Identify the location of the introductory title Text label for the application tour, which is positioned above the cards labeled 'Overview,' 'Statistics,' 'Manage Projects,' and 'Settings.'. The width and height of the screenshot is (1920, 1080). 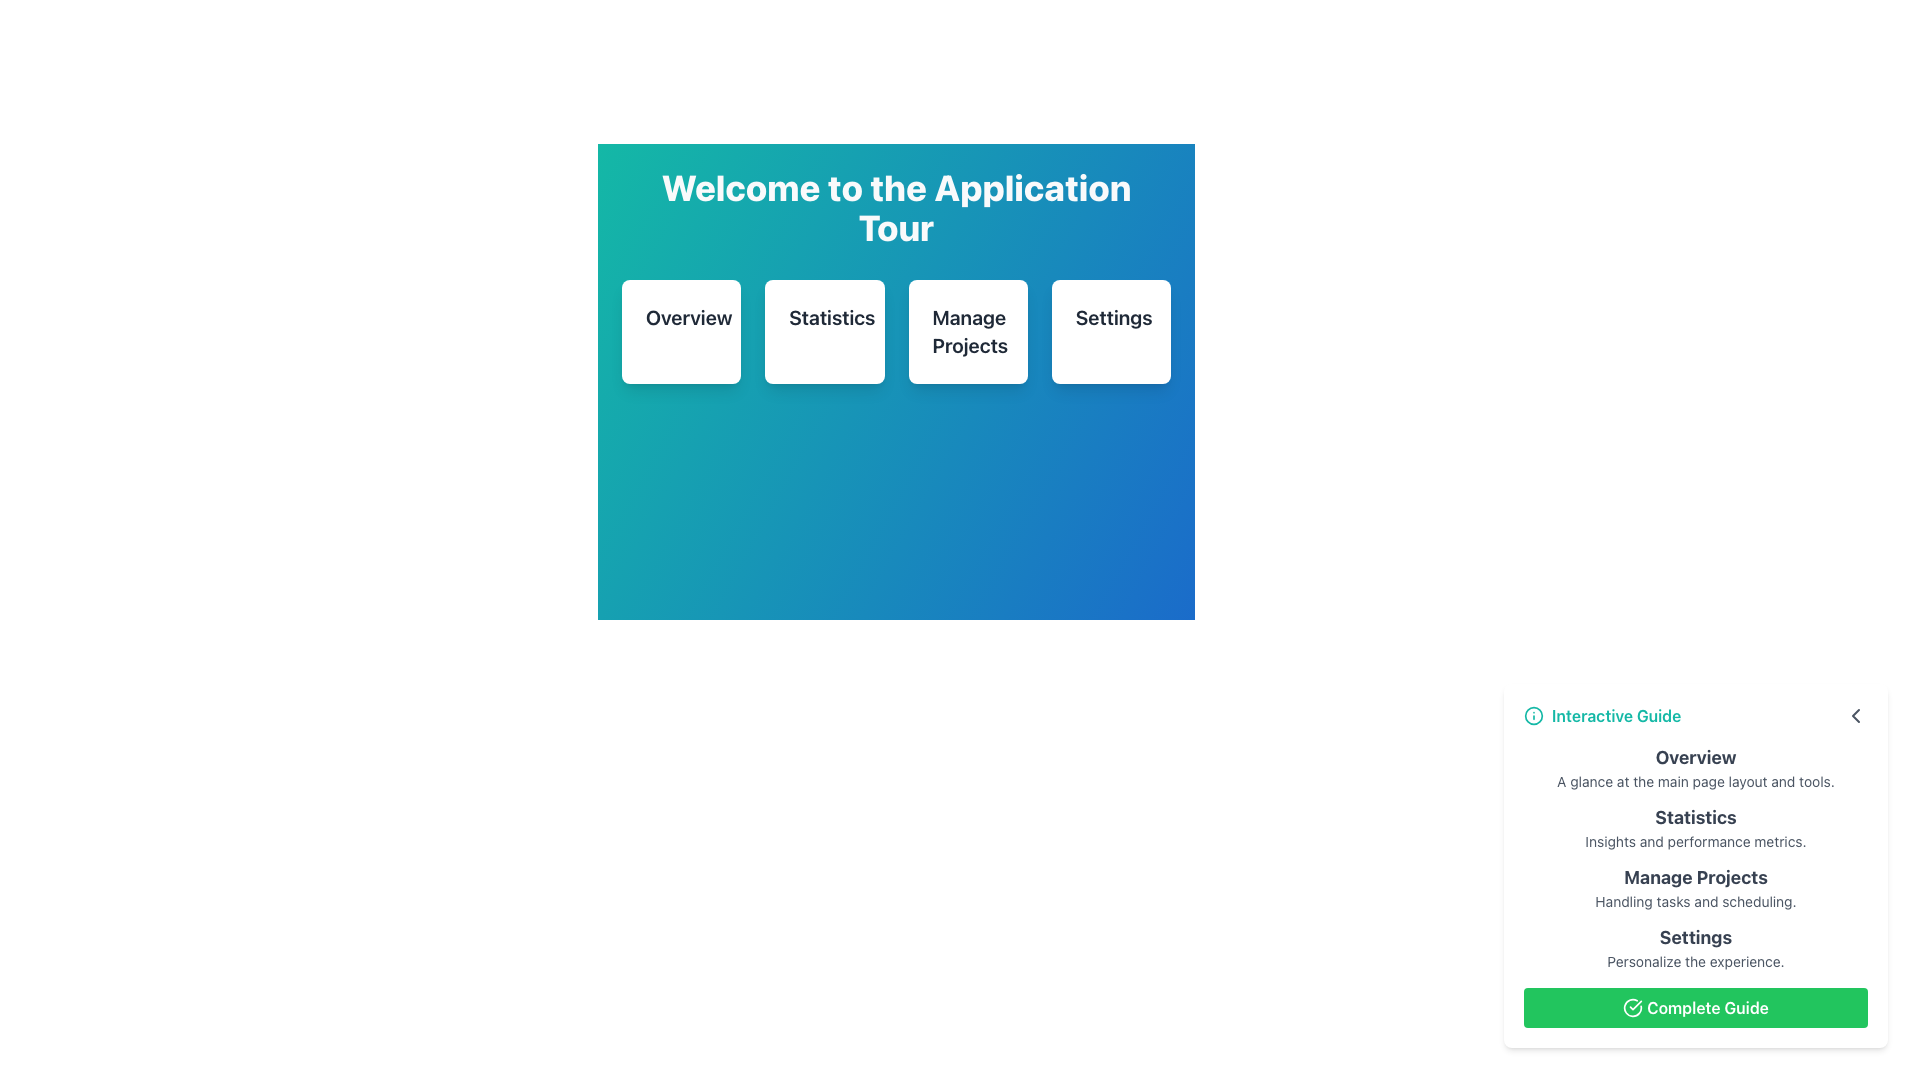
(895, 208).